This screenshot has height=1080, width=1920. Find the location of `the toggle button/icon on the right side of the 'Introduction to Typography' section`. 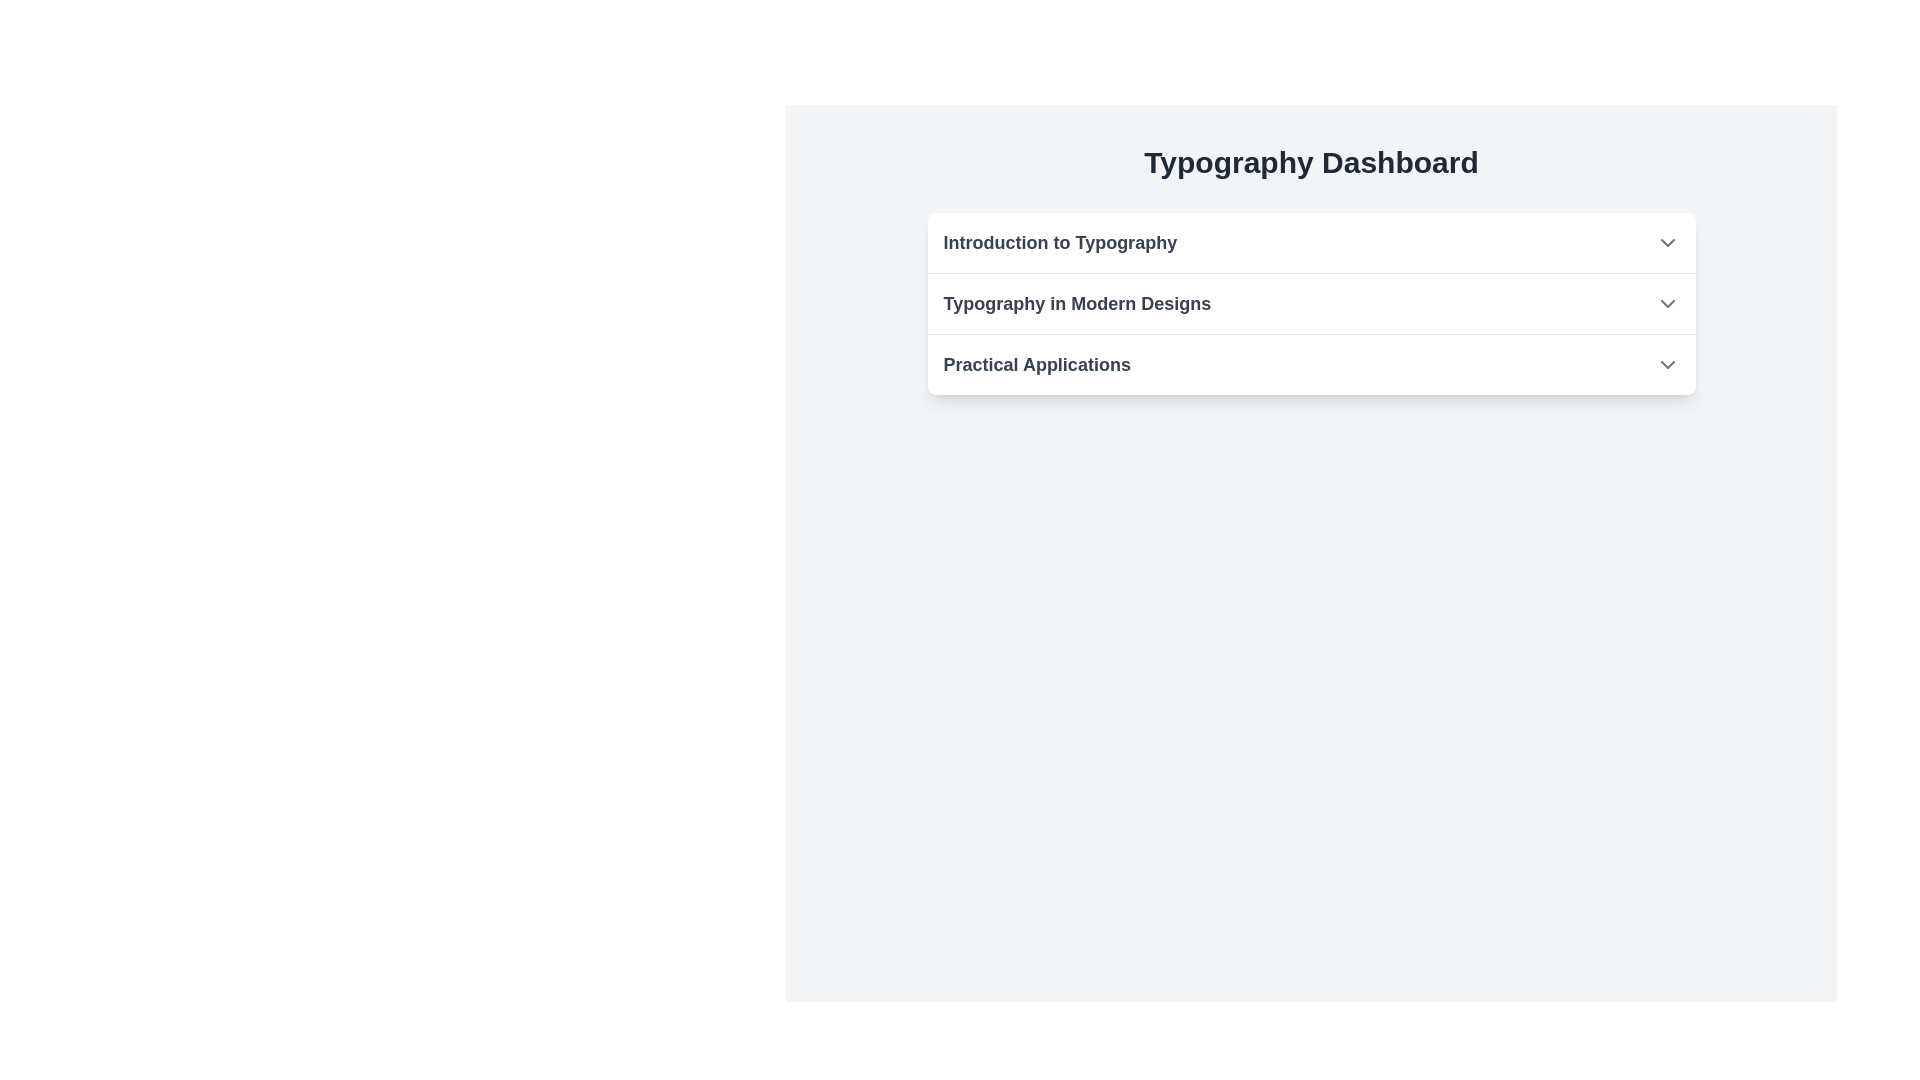

the toggle button/icon on the right side of the 'Introduction to Typography' section is located at coordinates (1667, 242).